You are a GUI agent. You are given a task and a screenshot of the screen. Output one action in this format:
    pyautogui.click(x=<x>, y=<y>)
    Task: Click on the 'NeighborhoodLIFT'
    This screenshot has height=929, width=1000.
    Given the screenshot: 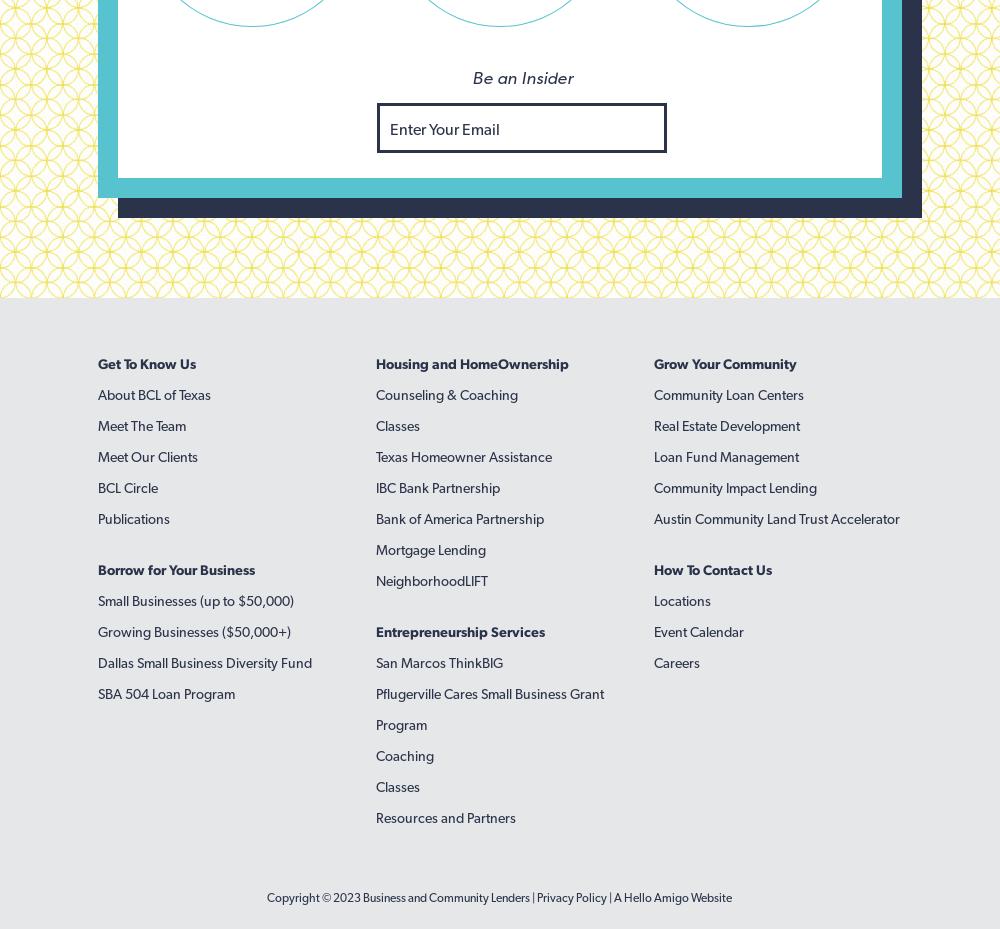 What is the action you would take?
    pyautogui.click(x=376, y=579)
    